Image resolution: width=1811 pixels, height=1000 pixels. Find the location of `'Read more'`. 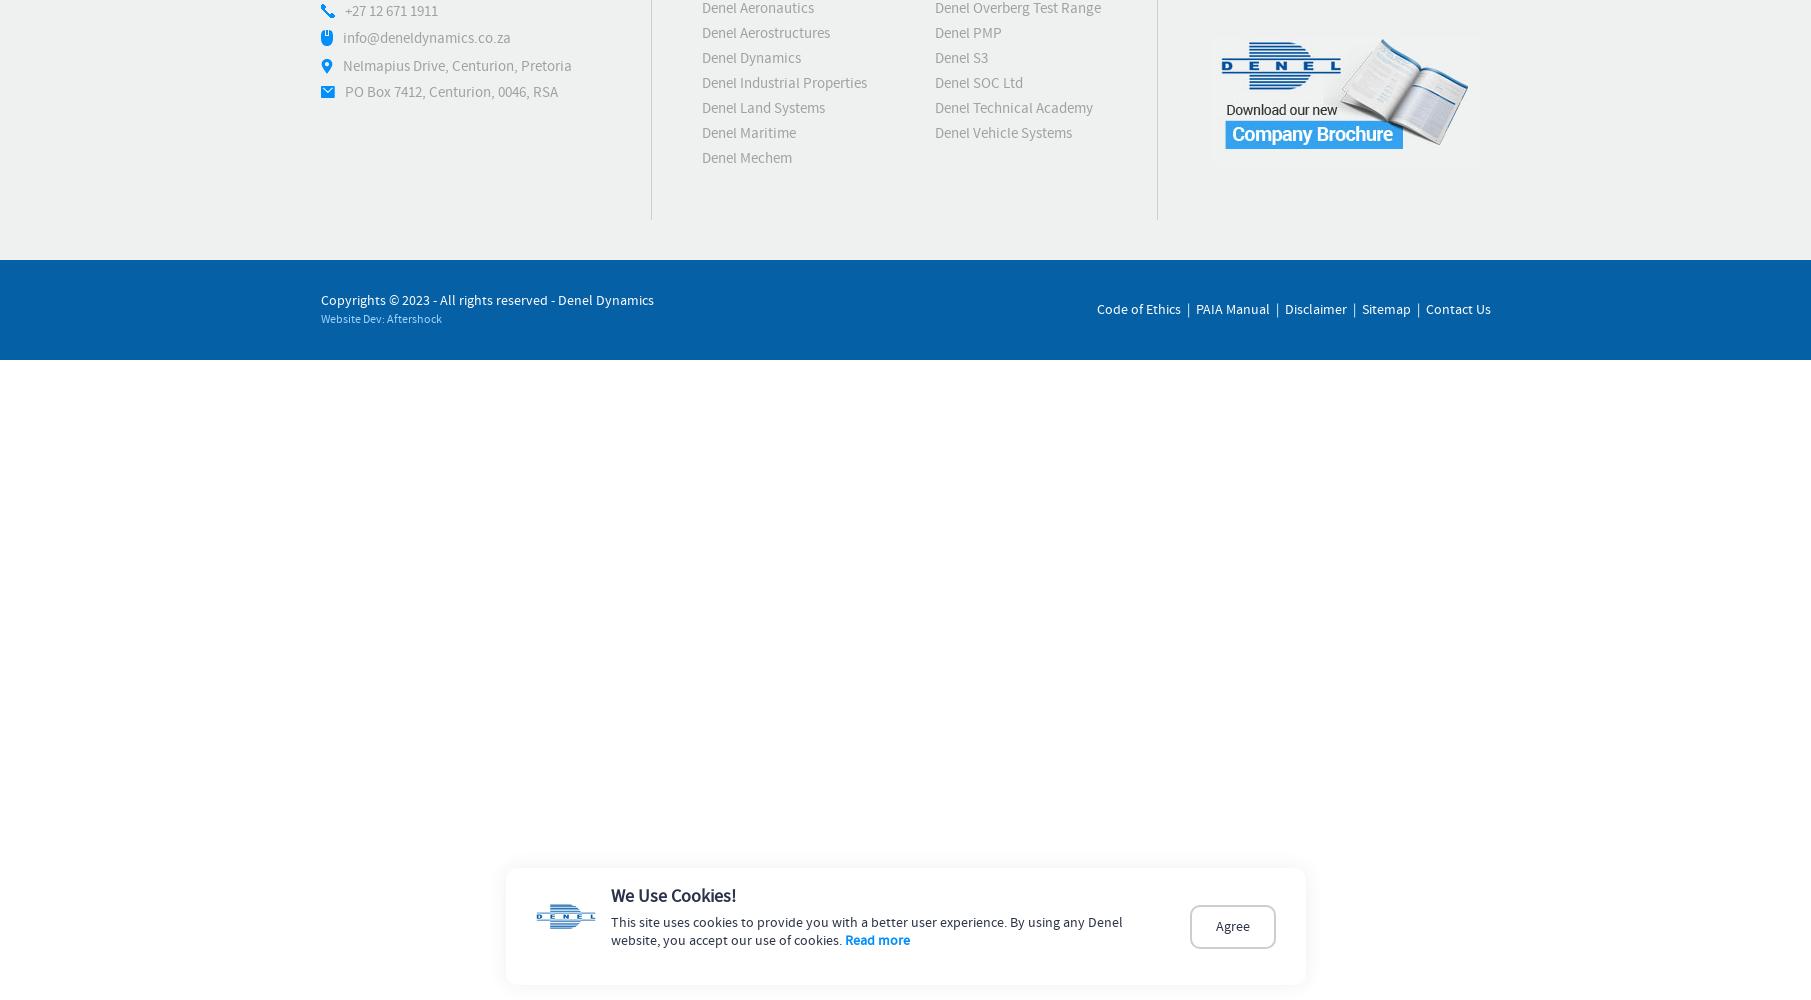

'Read more' is located at coordinates (876, 940).